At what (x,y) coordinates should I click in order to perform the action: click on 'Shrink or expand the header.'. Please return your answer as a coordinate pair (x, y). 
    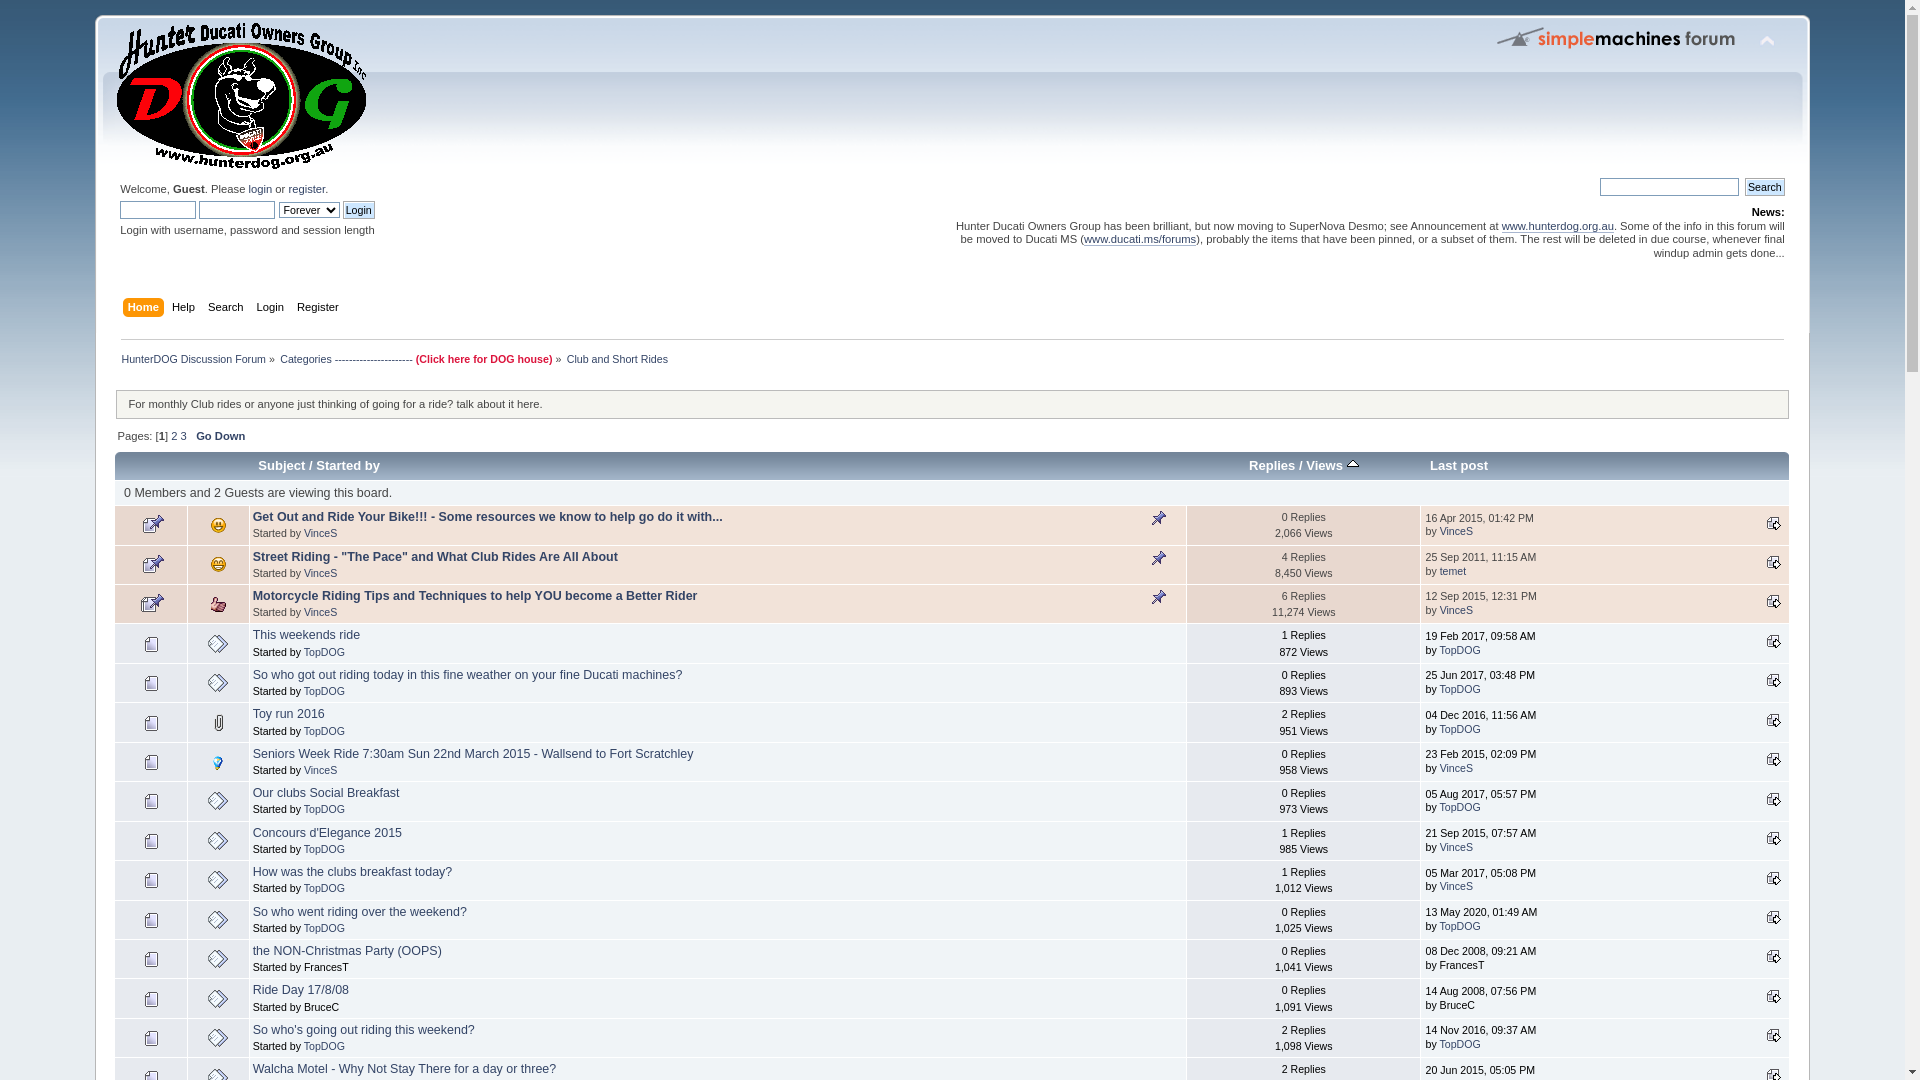
    Looking at the image, I should click on (1766, 42).